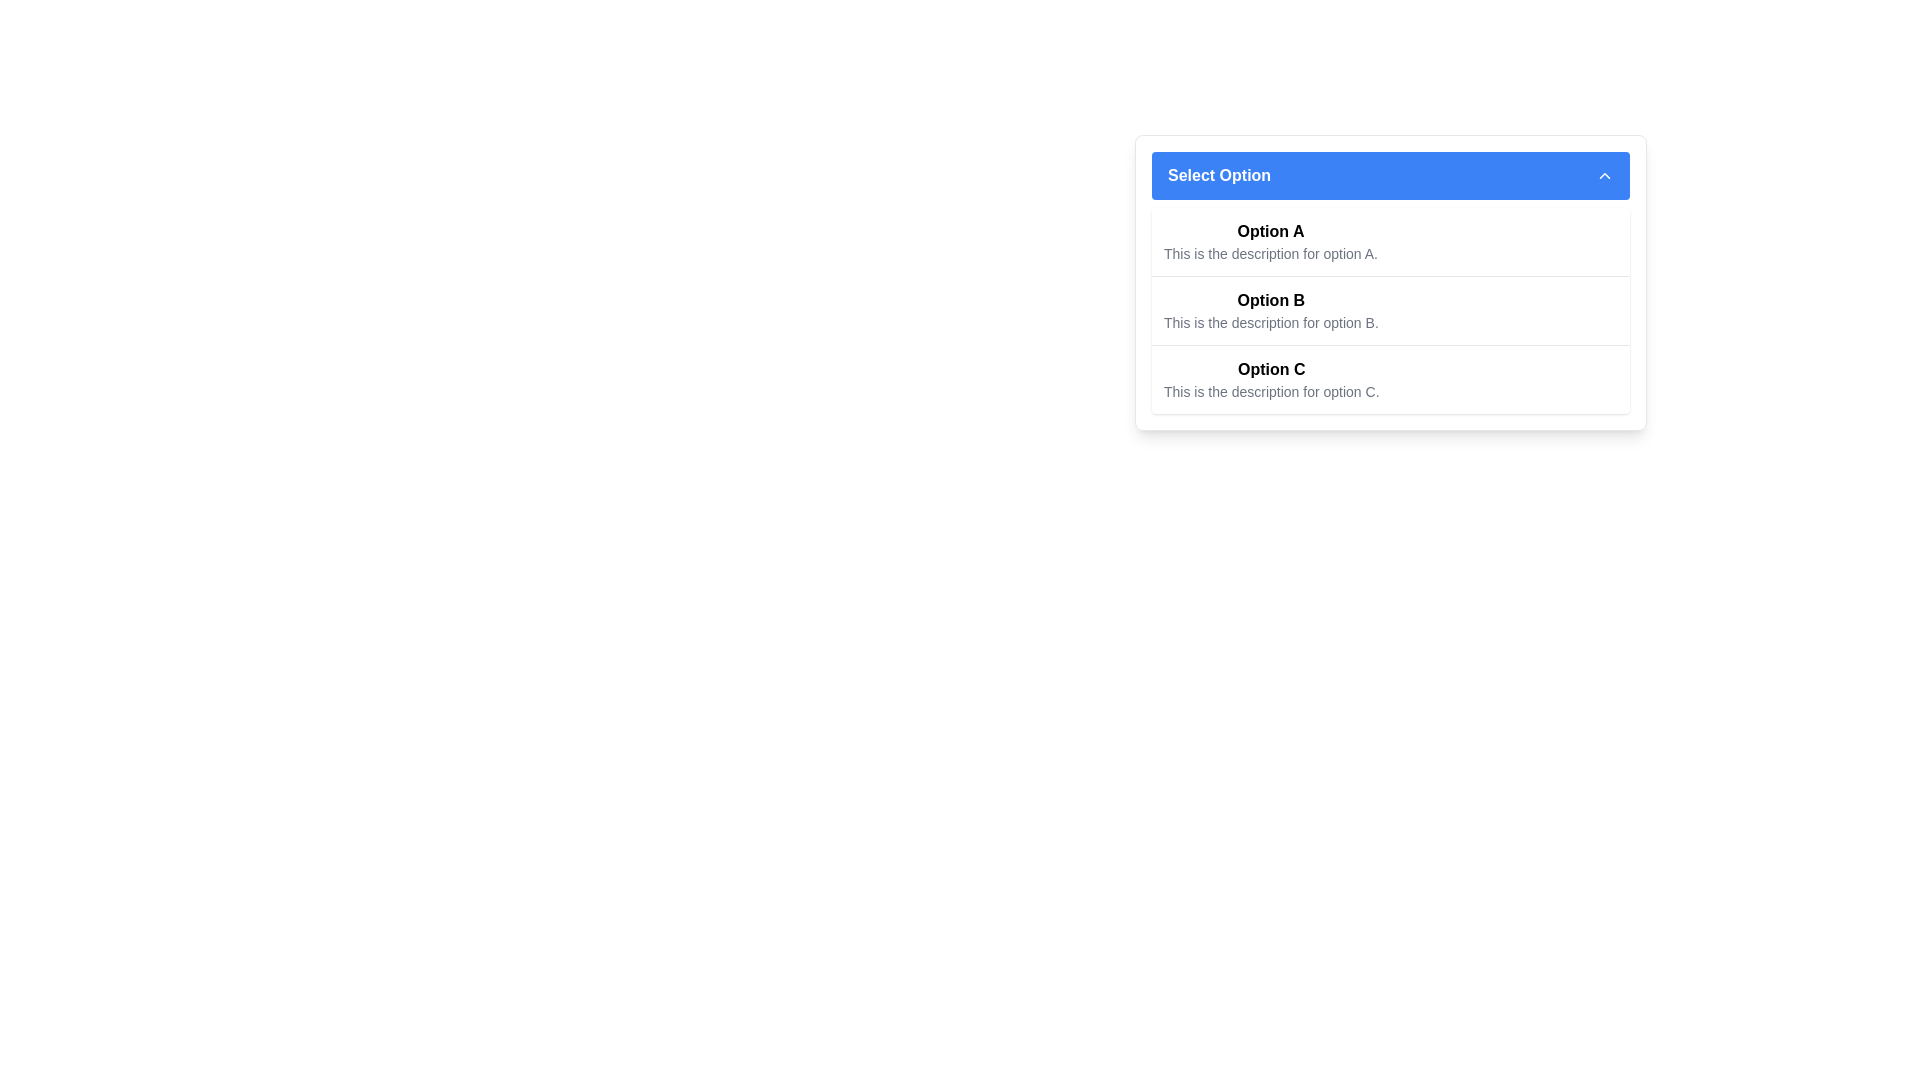  I want to click on 'Option B' in the dropdown menu, so click(1390, 311).